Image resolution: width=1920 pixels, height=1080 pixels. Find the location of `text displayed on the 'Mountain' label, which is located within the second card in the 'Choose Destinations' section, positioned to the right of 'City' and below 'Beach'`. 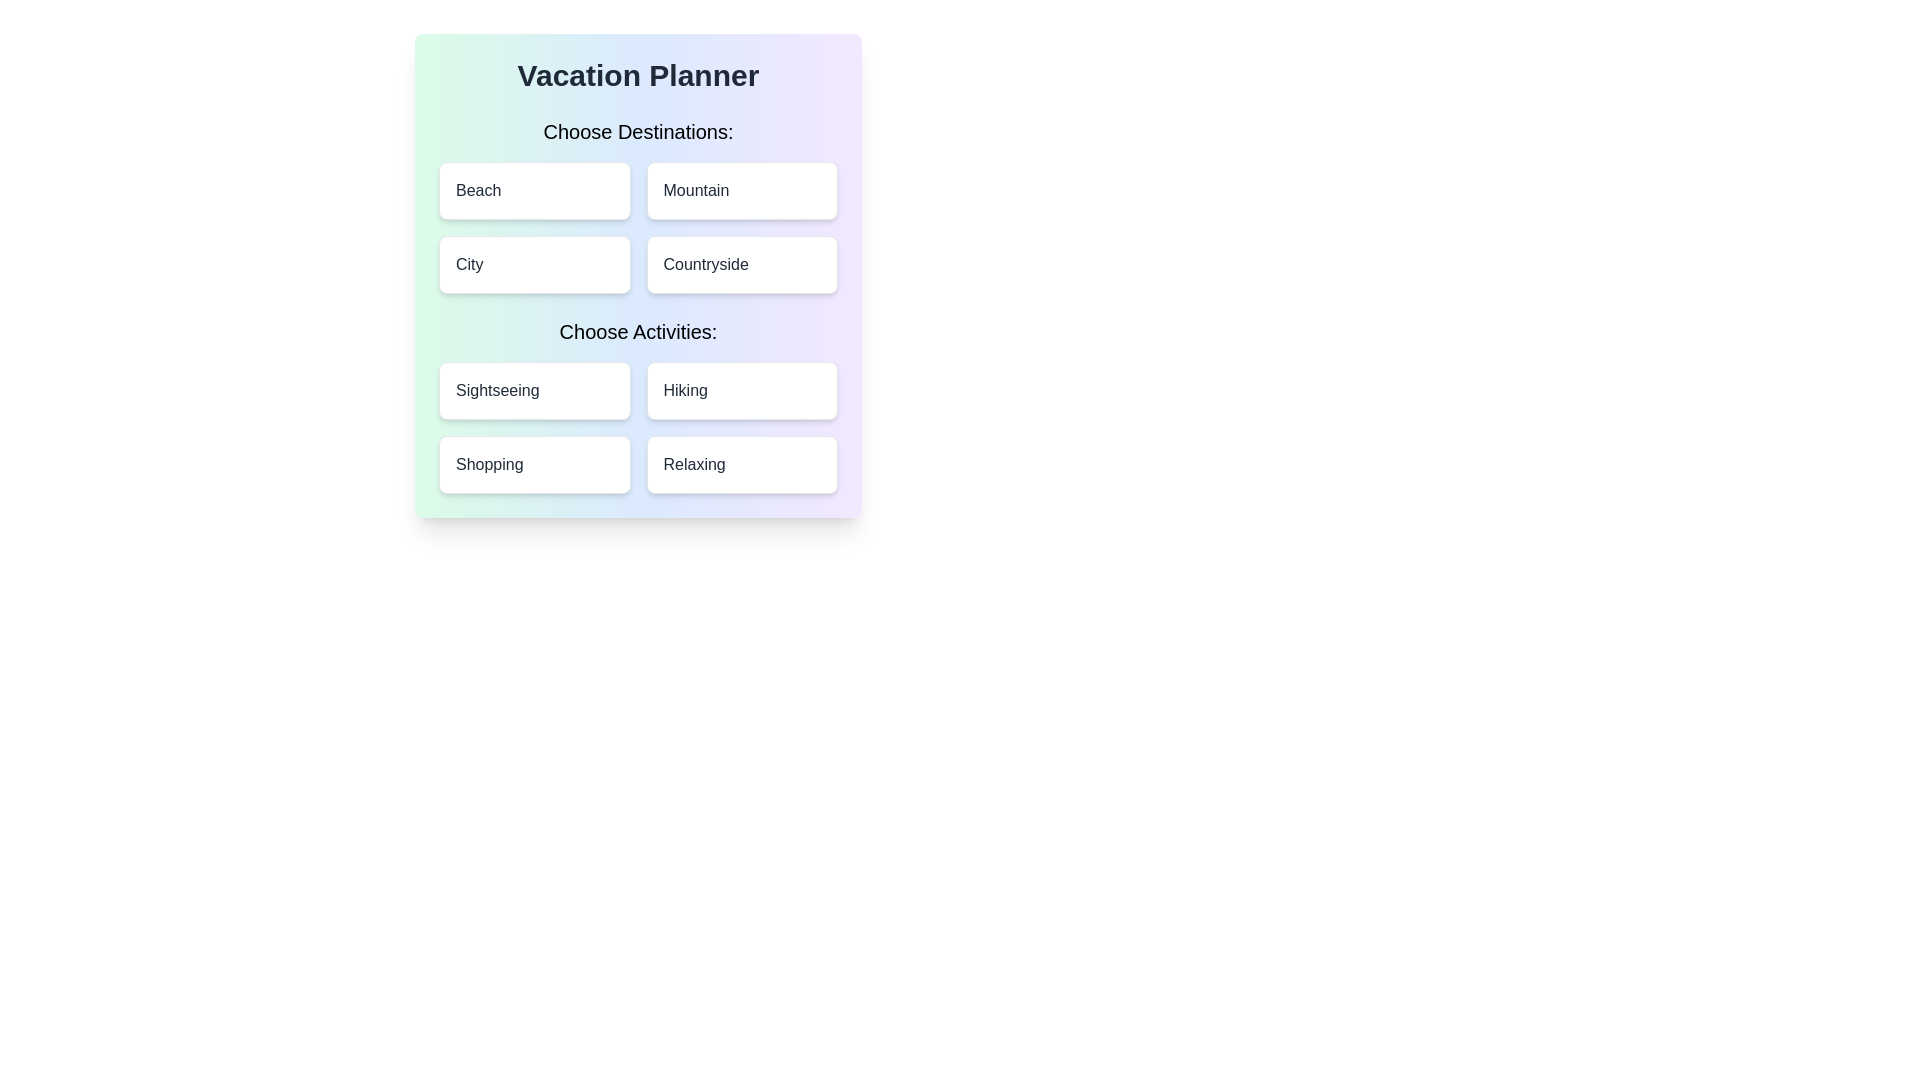

text displayed on the 'Mountain' label, which is located within the second card in the 'Choose Destinations' section, positioned to the right of 'City' and below 'Beach' is located at coordinates (696, 191).